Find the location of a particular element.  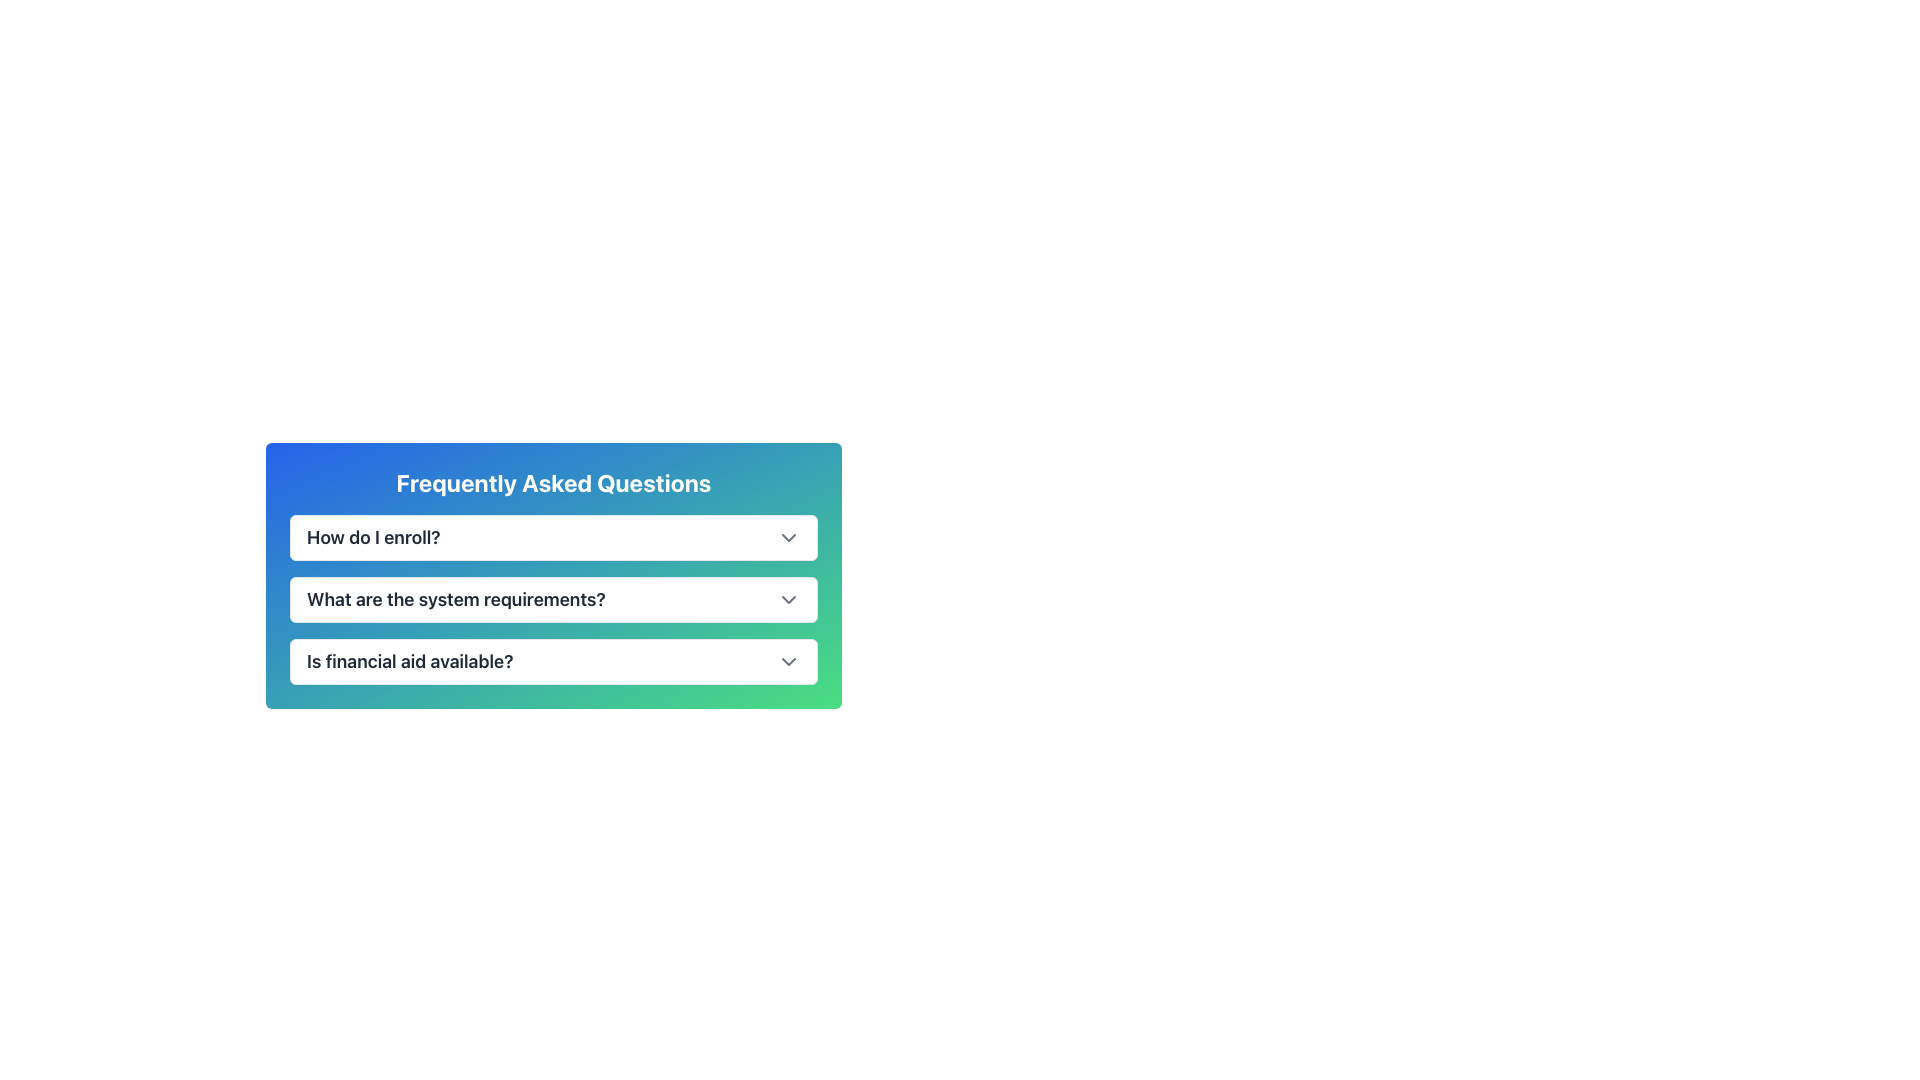

the second Collapsible item in the FAQ section labeled 'What are the system requirements?' is located at coordinates (553, 599).